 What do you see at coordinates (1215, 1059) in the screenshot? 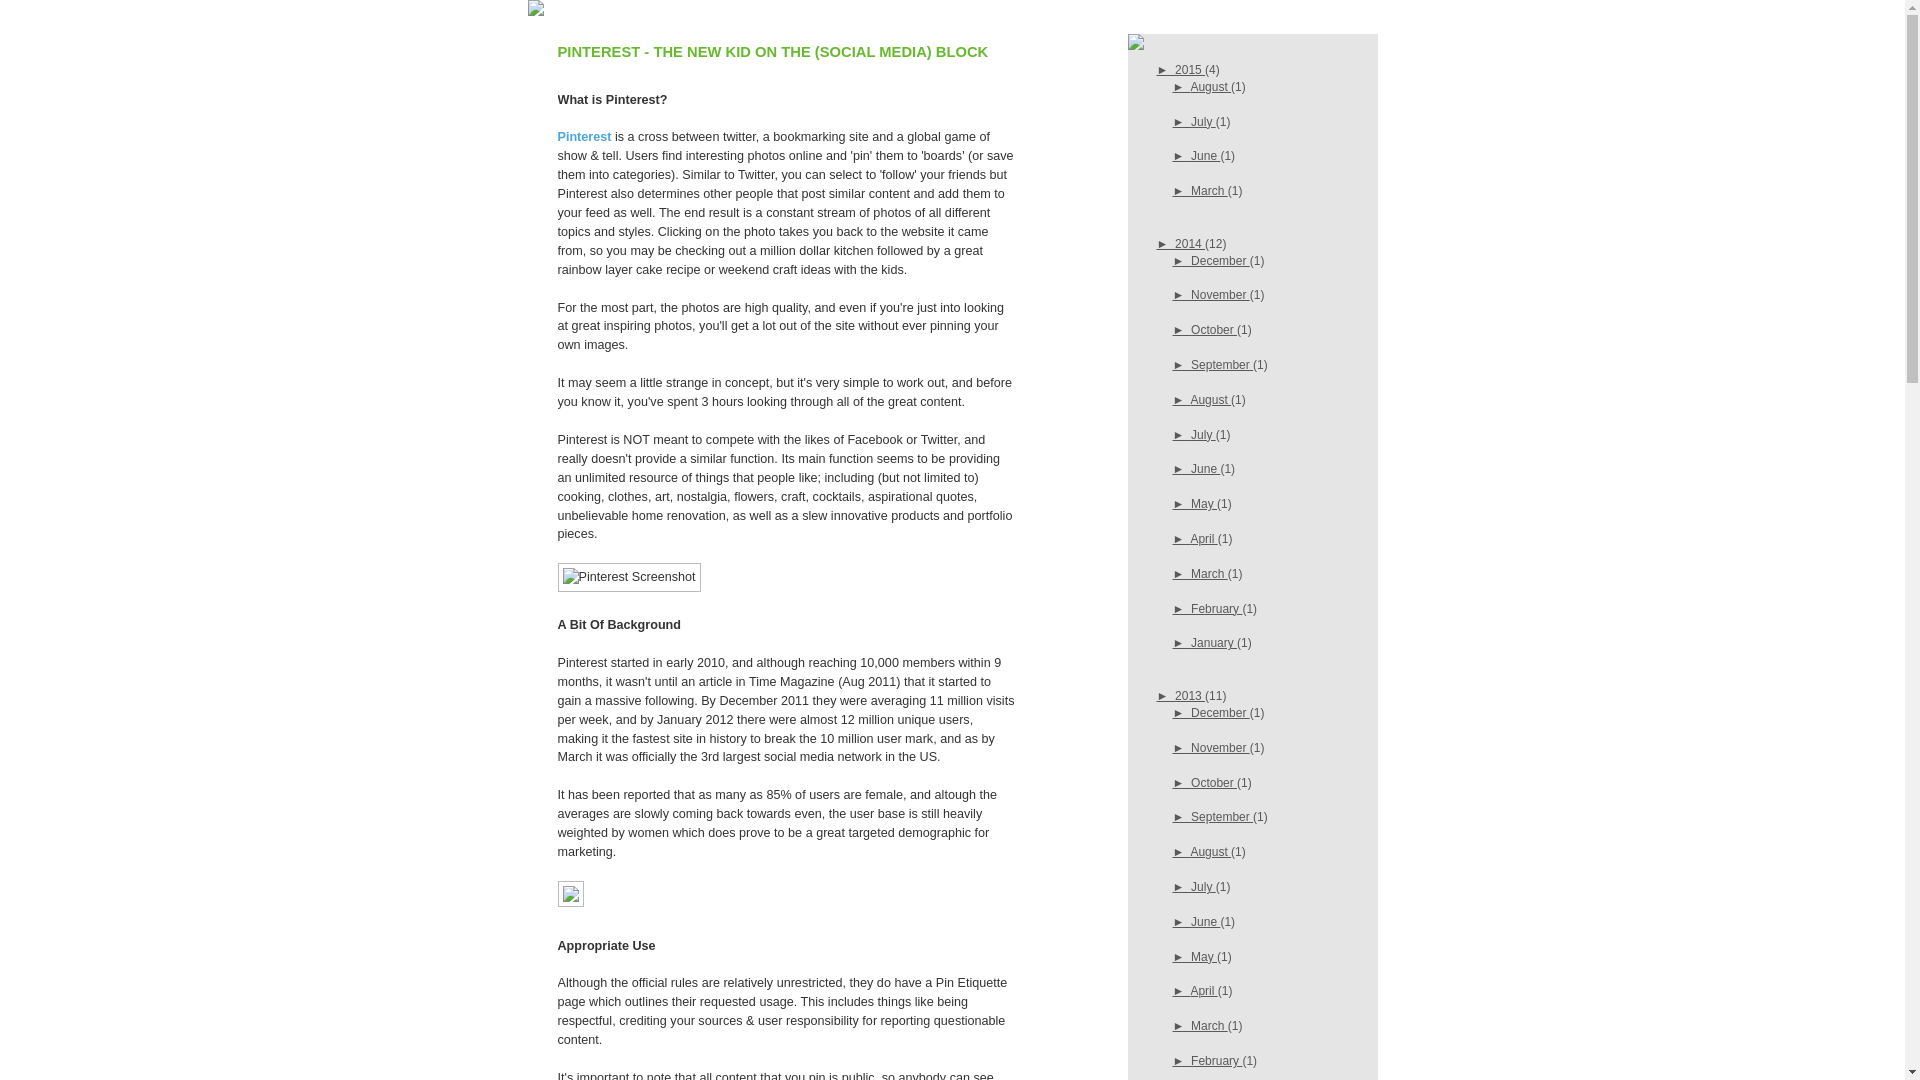
I see `'February'` at bounding box center [1215, 1059].